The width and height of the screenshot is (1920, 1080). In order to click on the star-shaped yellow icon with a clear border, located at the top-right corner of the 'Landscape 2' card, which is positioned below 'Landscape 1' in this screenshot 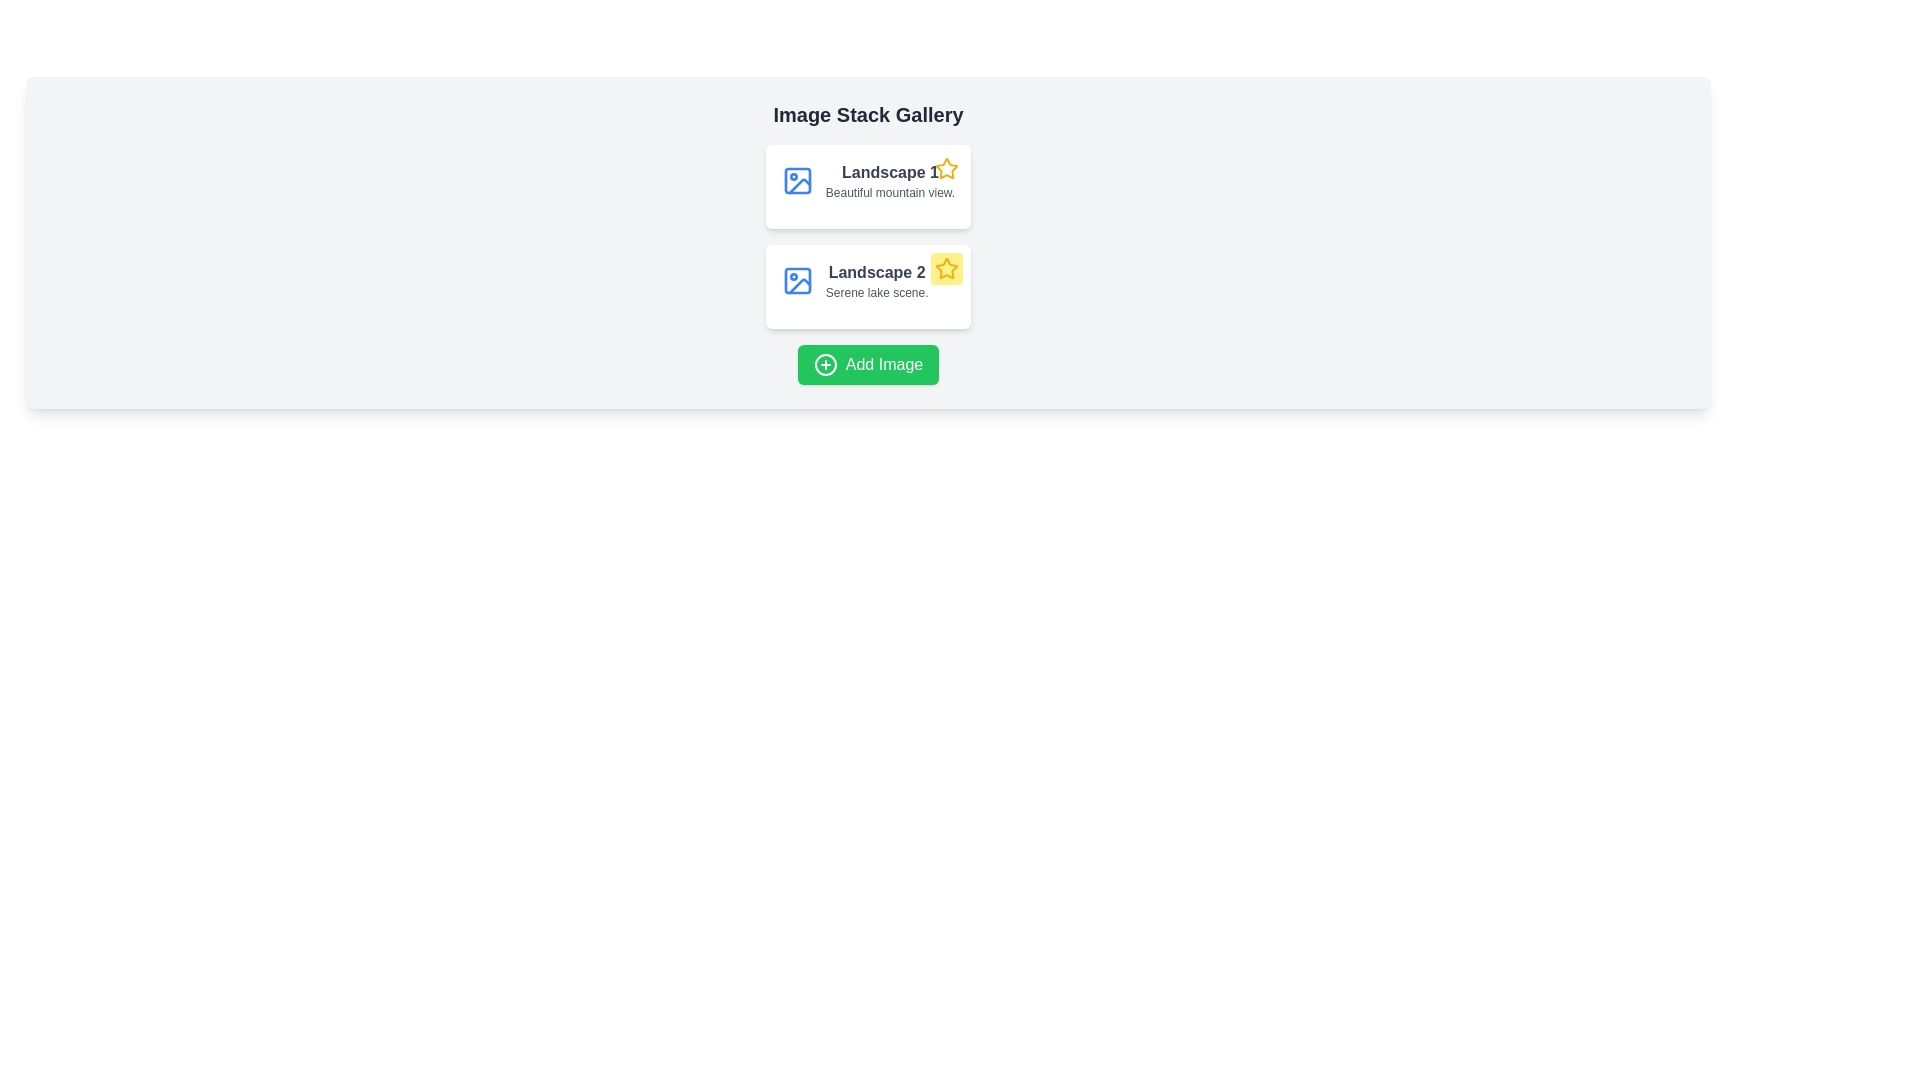, I will do `click(946, 268)`.